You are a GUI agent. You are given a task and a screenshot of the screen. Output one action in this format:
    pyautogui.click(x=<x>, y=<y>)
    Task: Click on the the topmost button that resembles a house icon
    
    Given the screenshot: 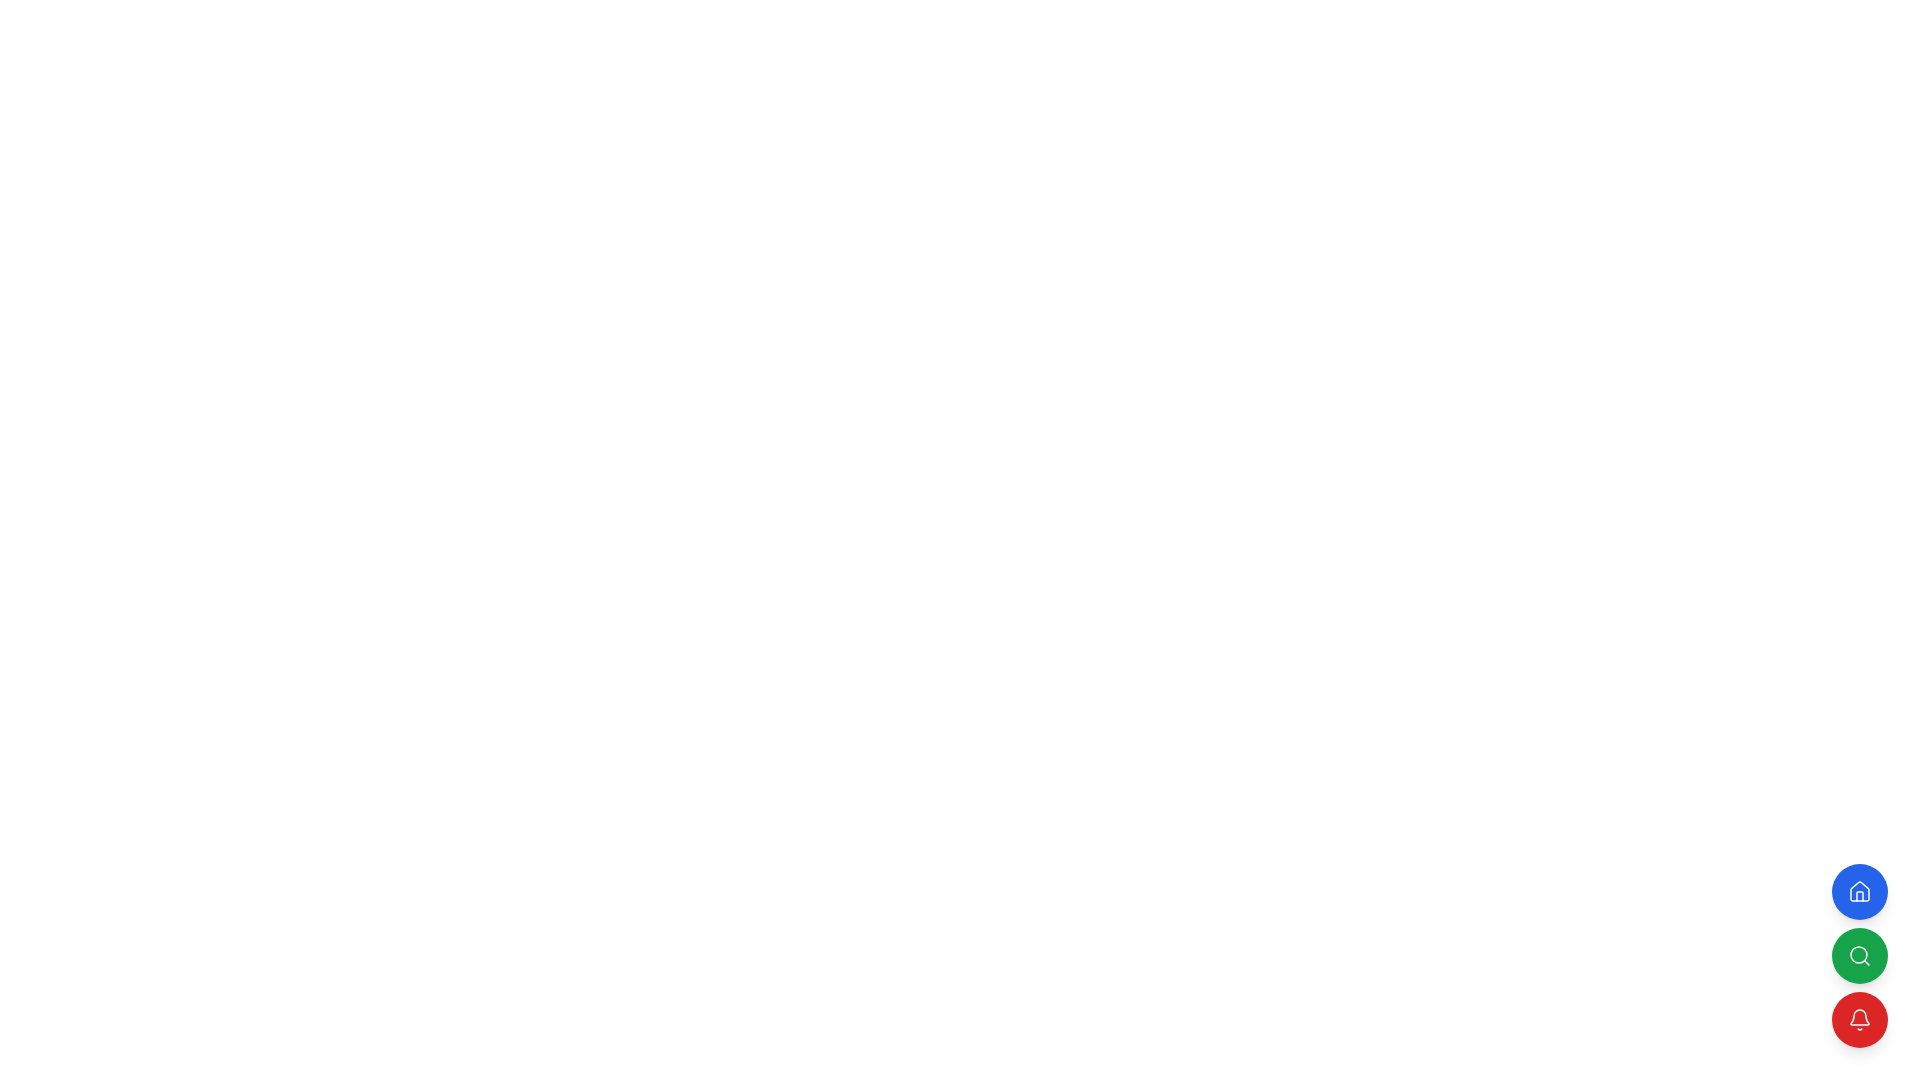 What is the action you would take?
    pyautogui.click(x=1859, y=895)
    